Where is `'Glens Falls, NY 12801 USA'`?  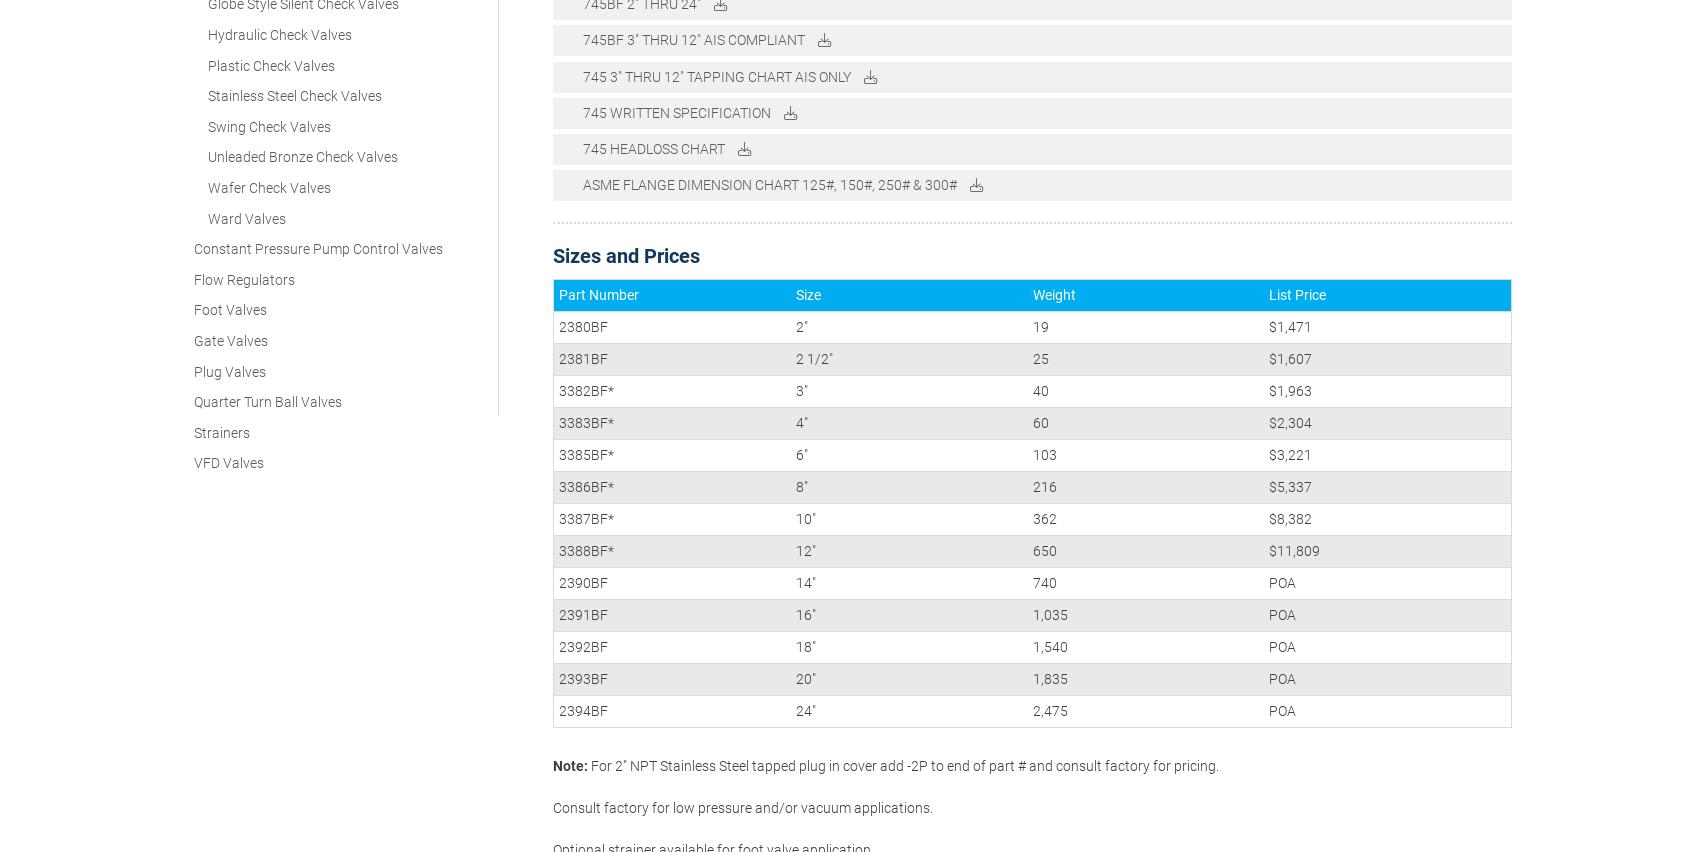
'Glens Falls, NY 12801 USA' is located at coordinates (1272, 701).